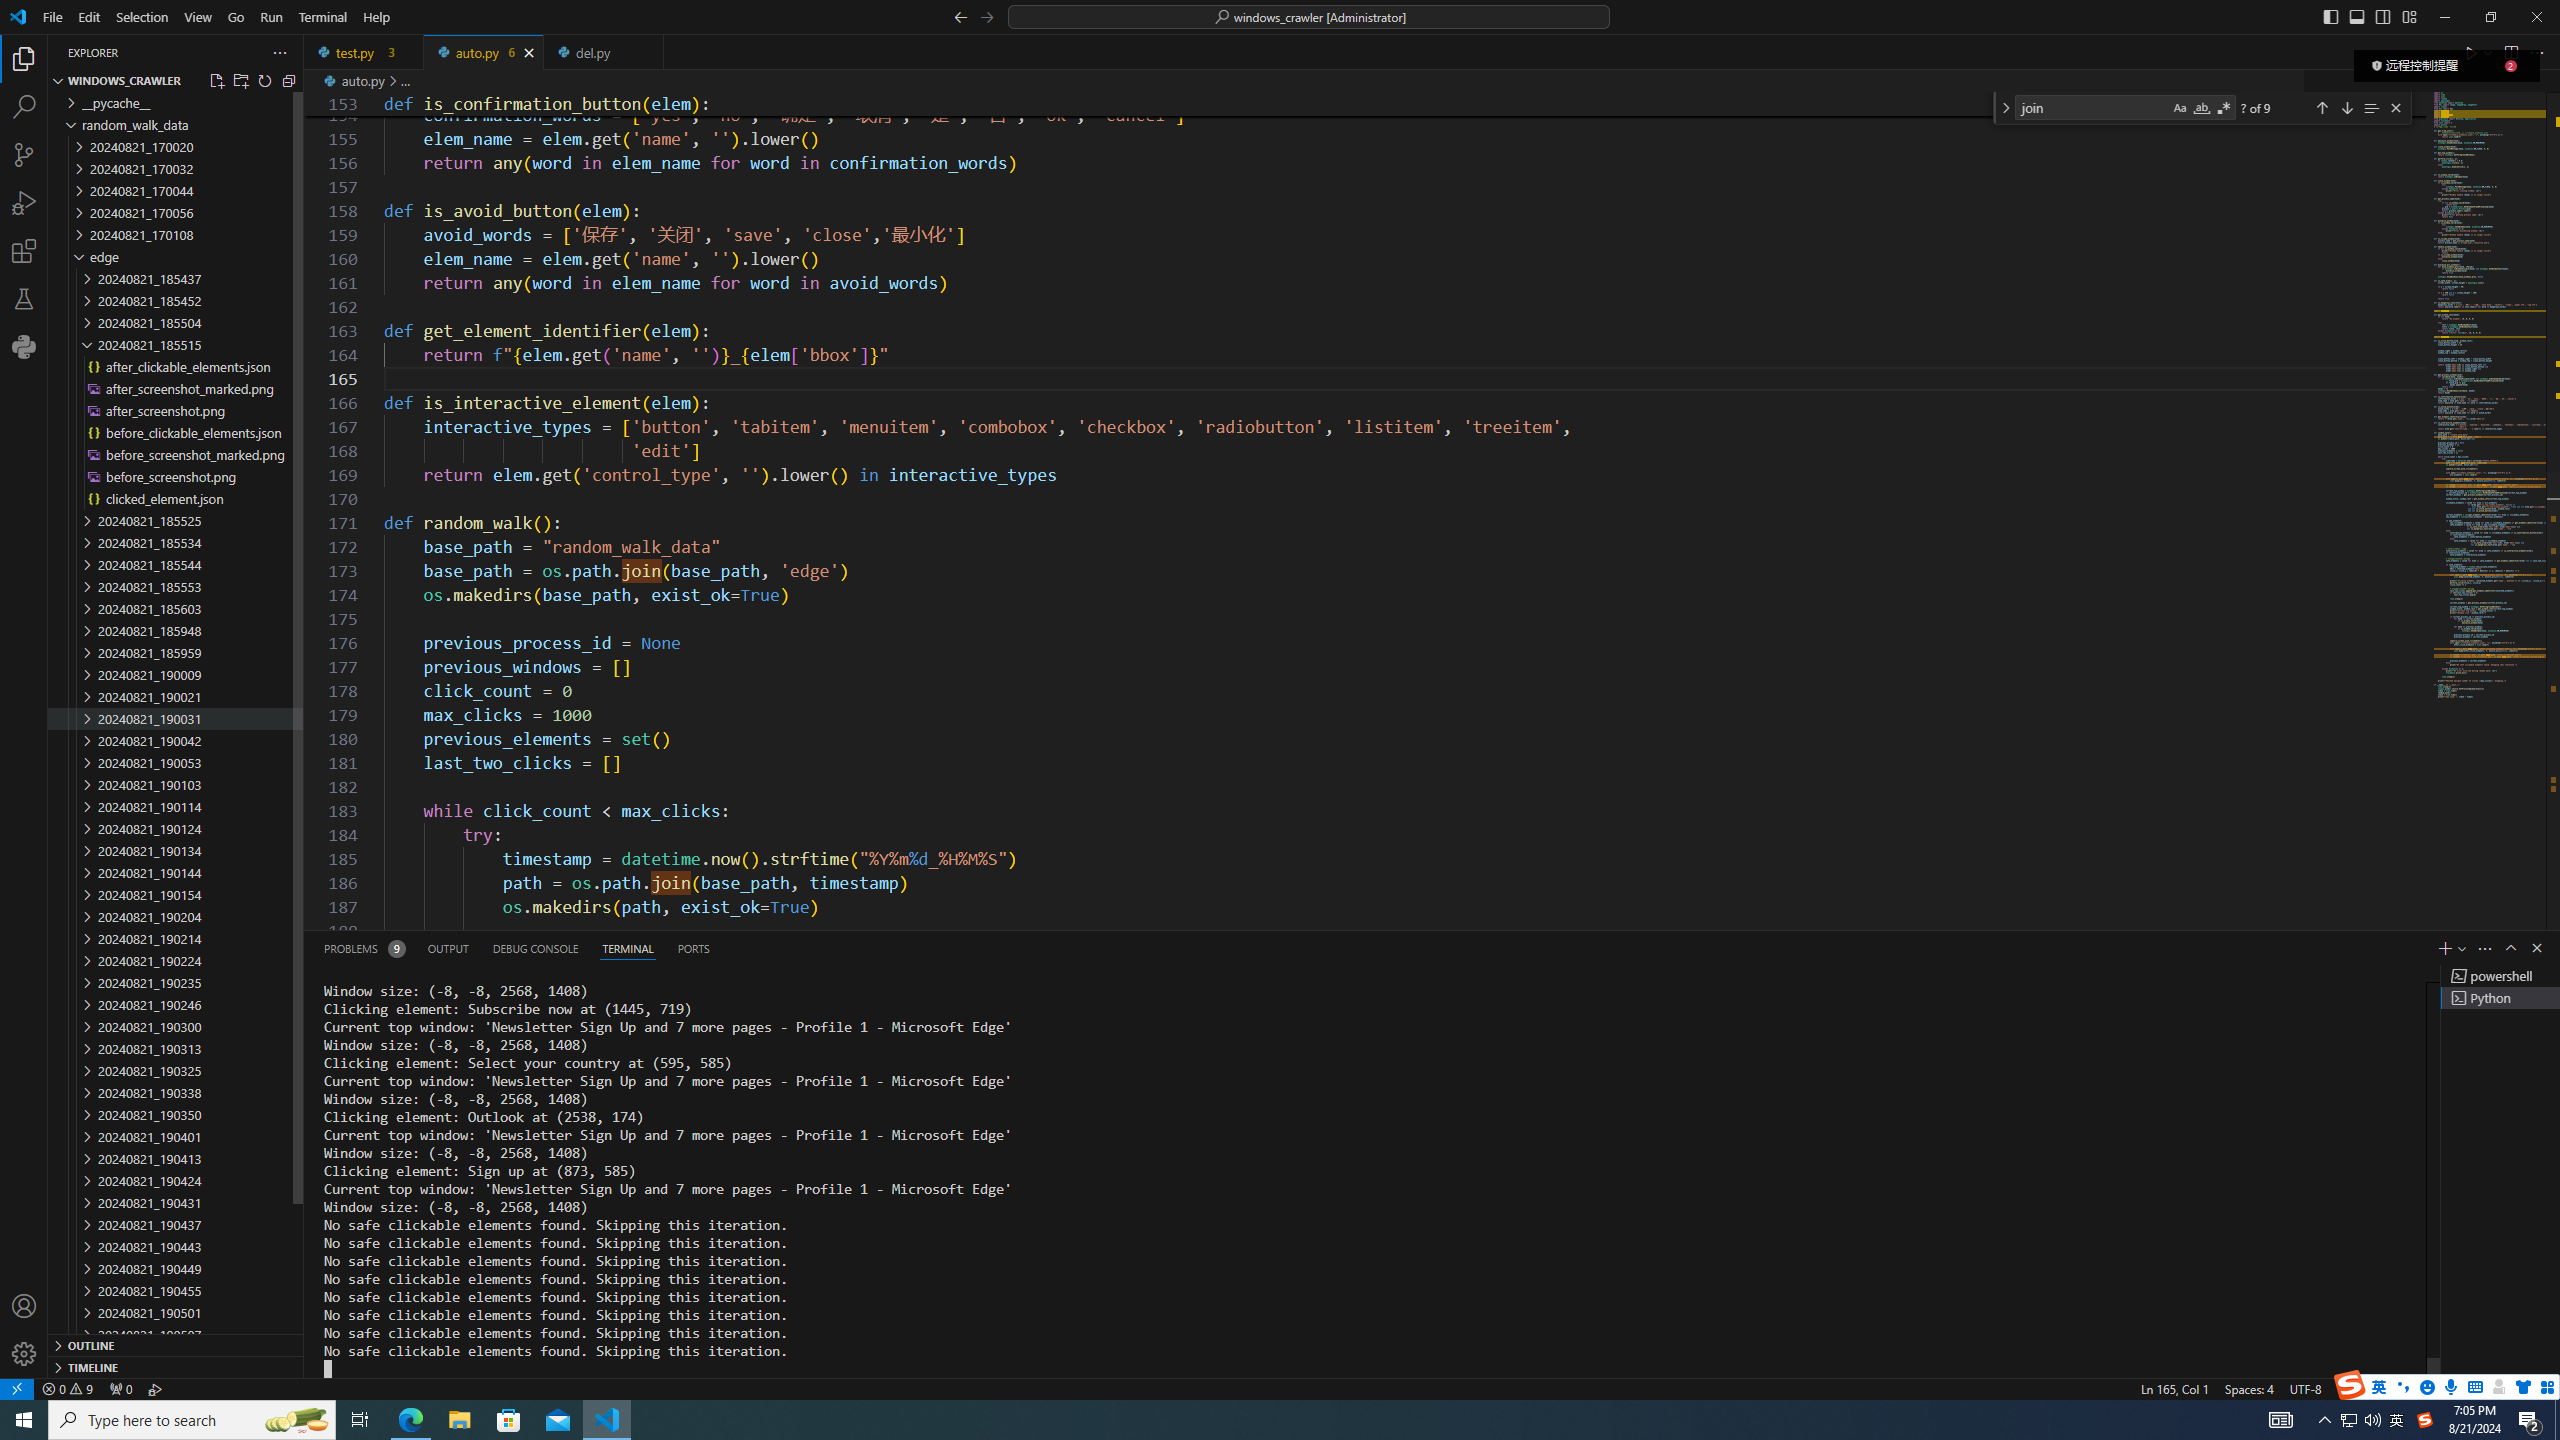 The image size is (2560, 1440). I want to click on 'Warnings: 9', so click(65, 1387).